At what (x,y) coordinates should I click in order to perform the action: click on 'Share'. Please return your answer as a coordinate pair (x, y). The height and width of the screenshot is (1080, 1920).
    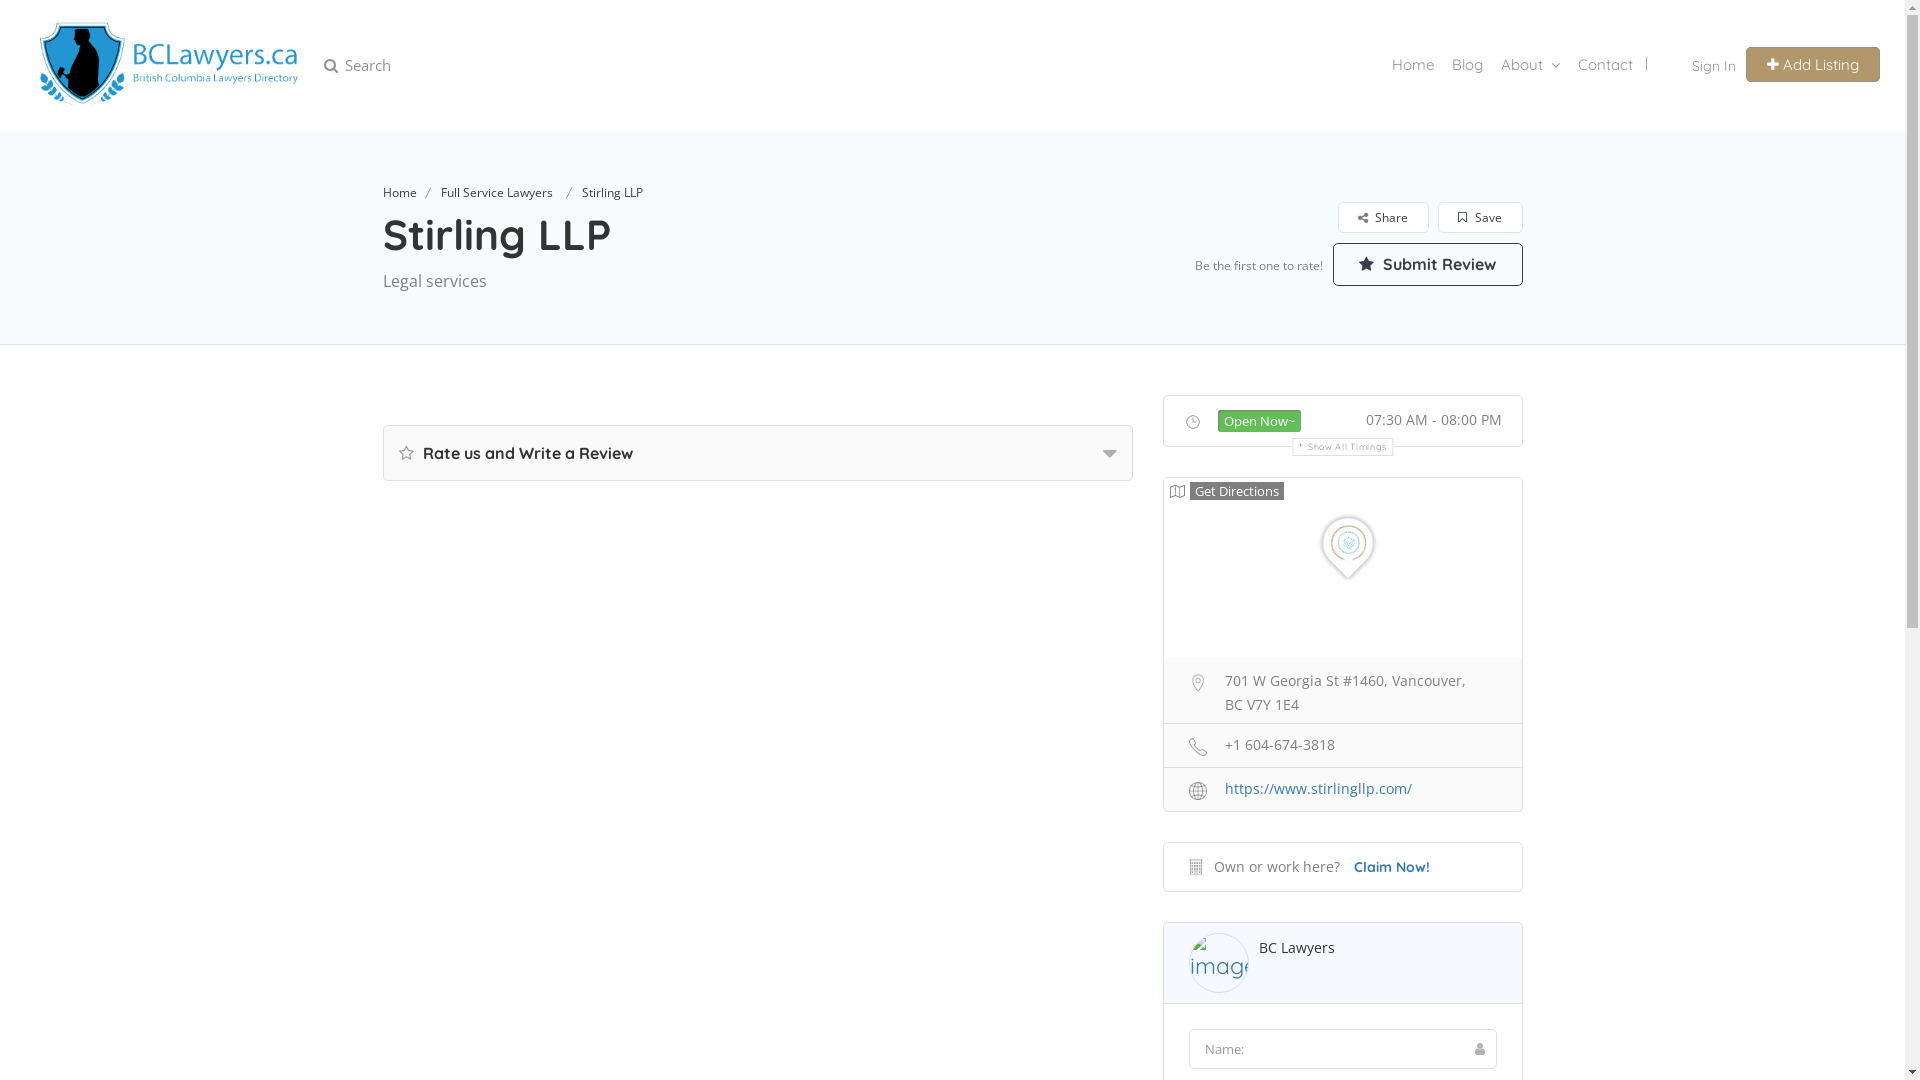
    Looking at the image, I should click on (1380, 217).